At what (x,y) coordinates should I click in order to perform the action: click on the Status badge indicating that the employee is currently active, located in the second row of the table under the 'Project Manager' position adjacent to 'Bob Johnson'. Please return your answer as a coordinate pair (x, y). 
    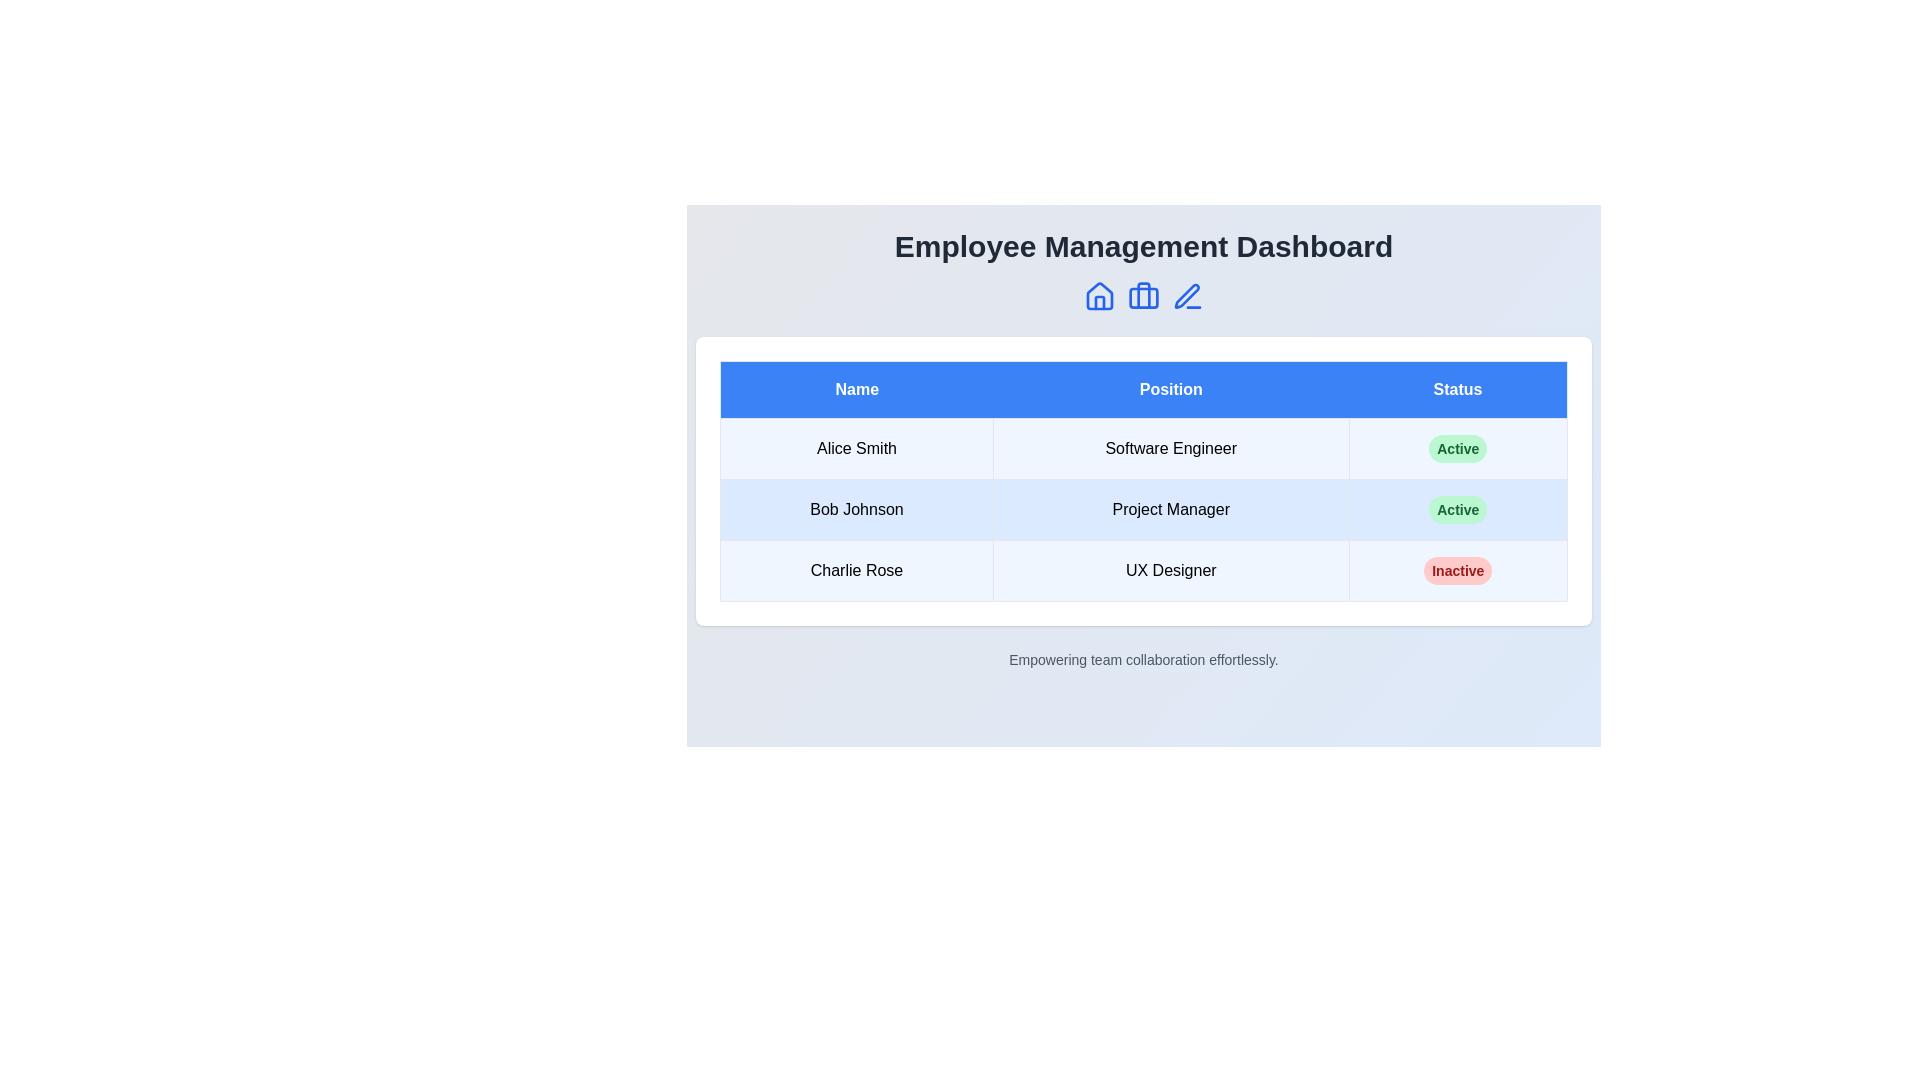
    Looking at the image, I should click on (1458, 508).